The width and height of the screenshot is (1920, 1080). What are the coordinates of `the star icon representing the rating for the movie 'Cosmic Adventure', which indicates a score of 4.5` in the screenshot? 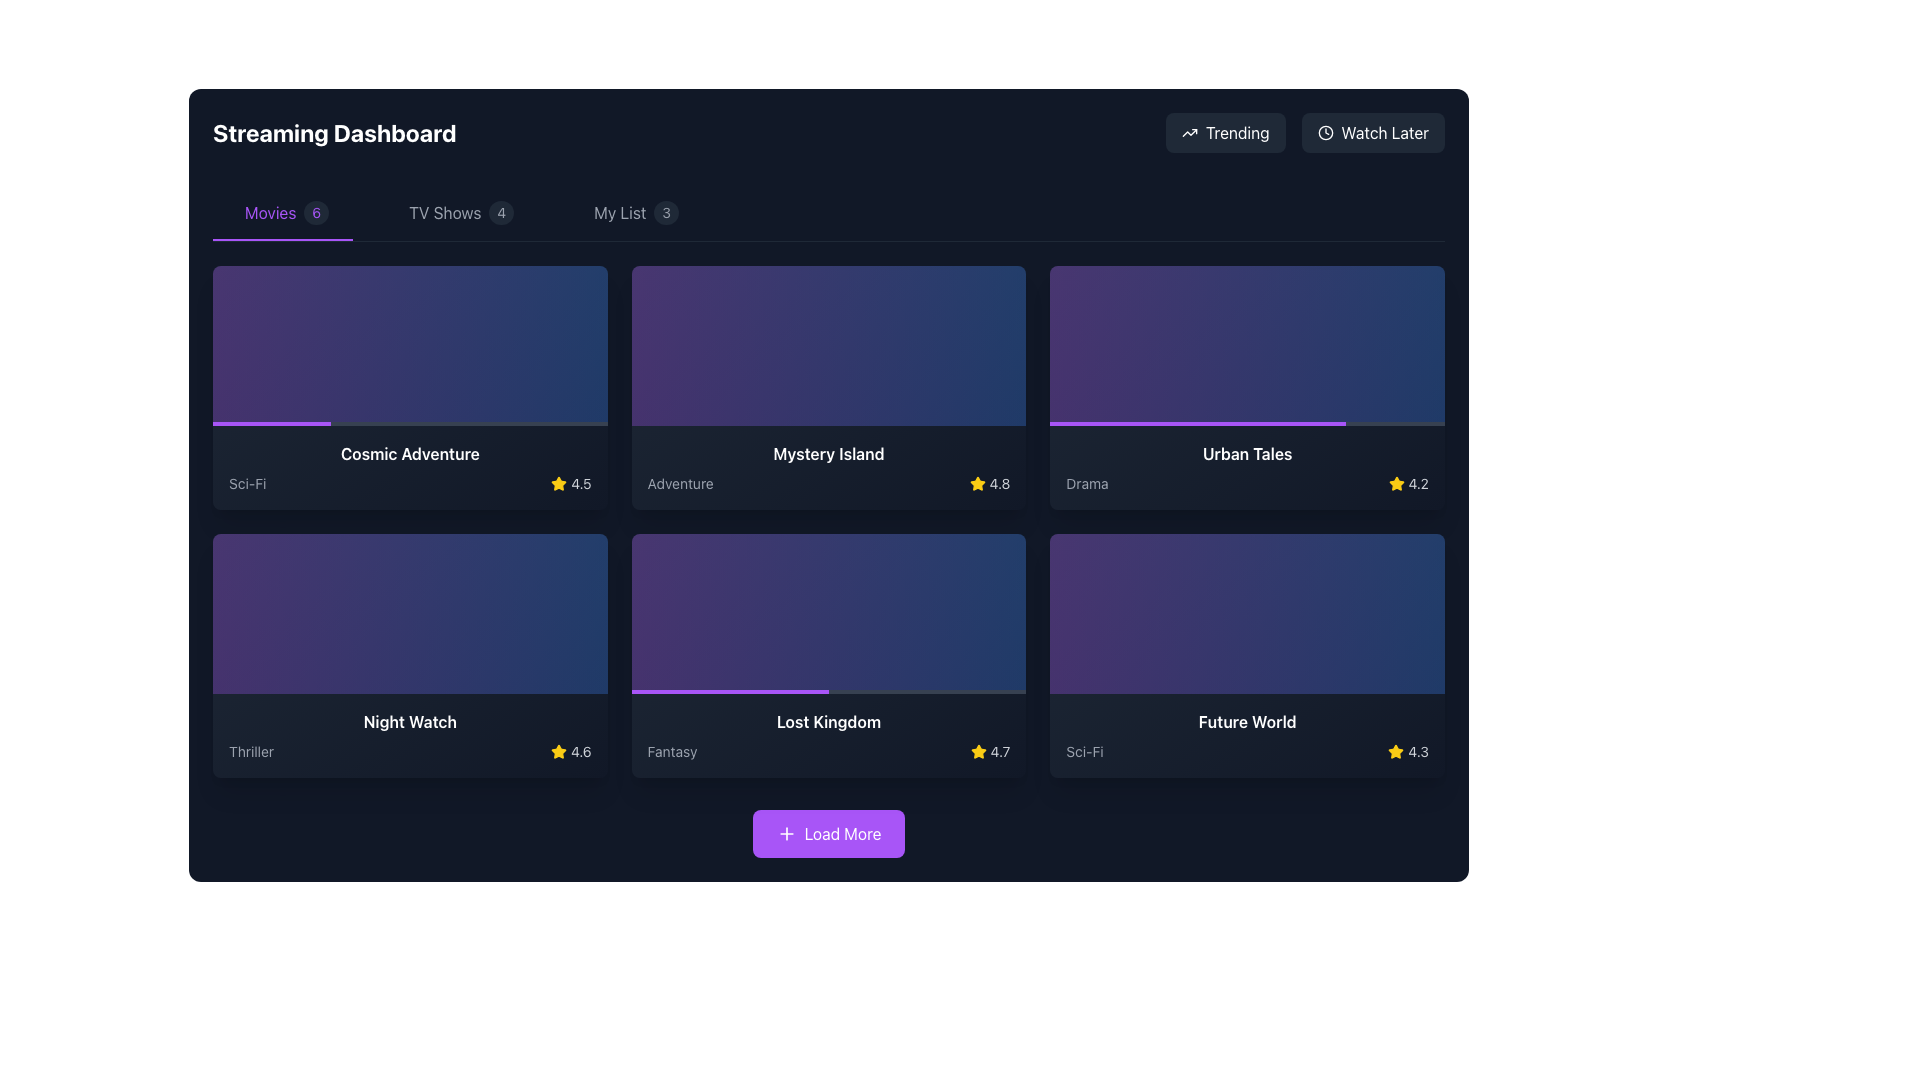 It's located at (559, 483).